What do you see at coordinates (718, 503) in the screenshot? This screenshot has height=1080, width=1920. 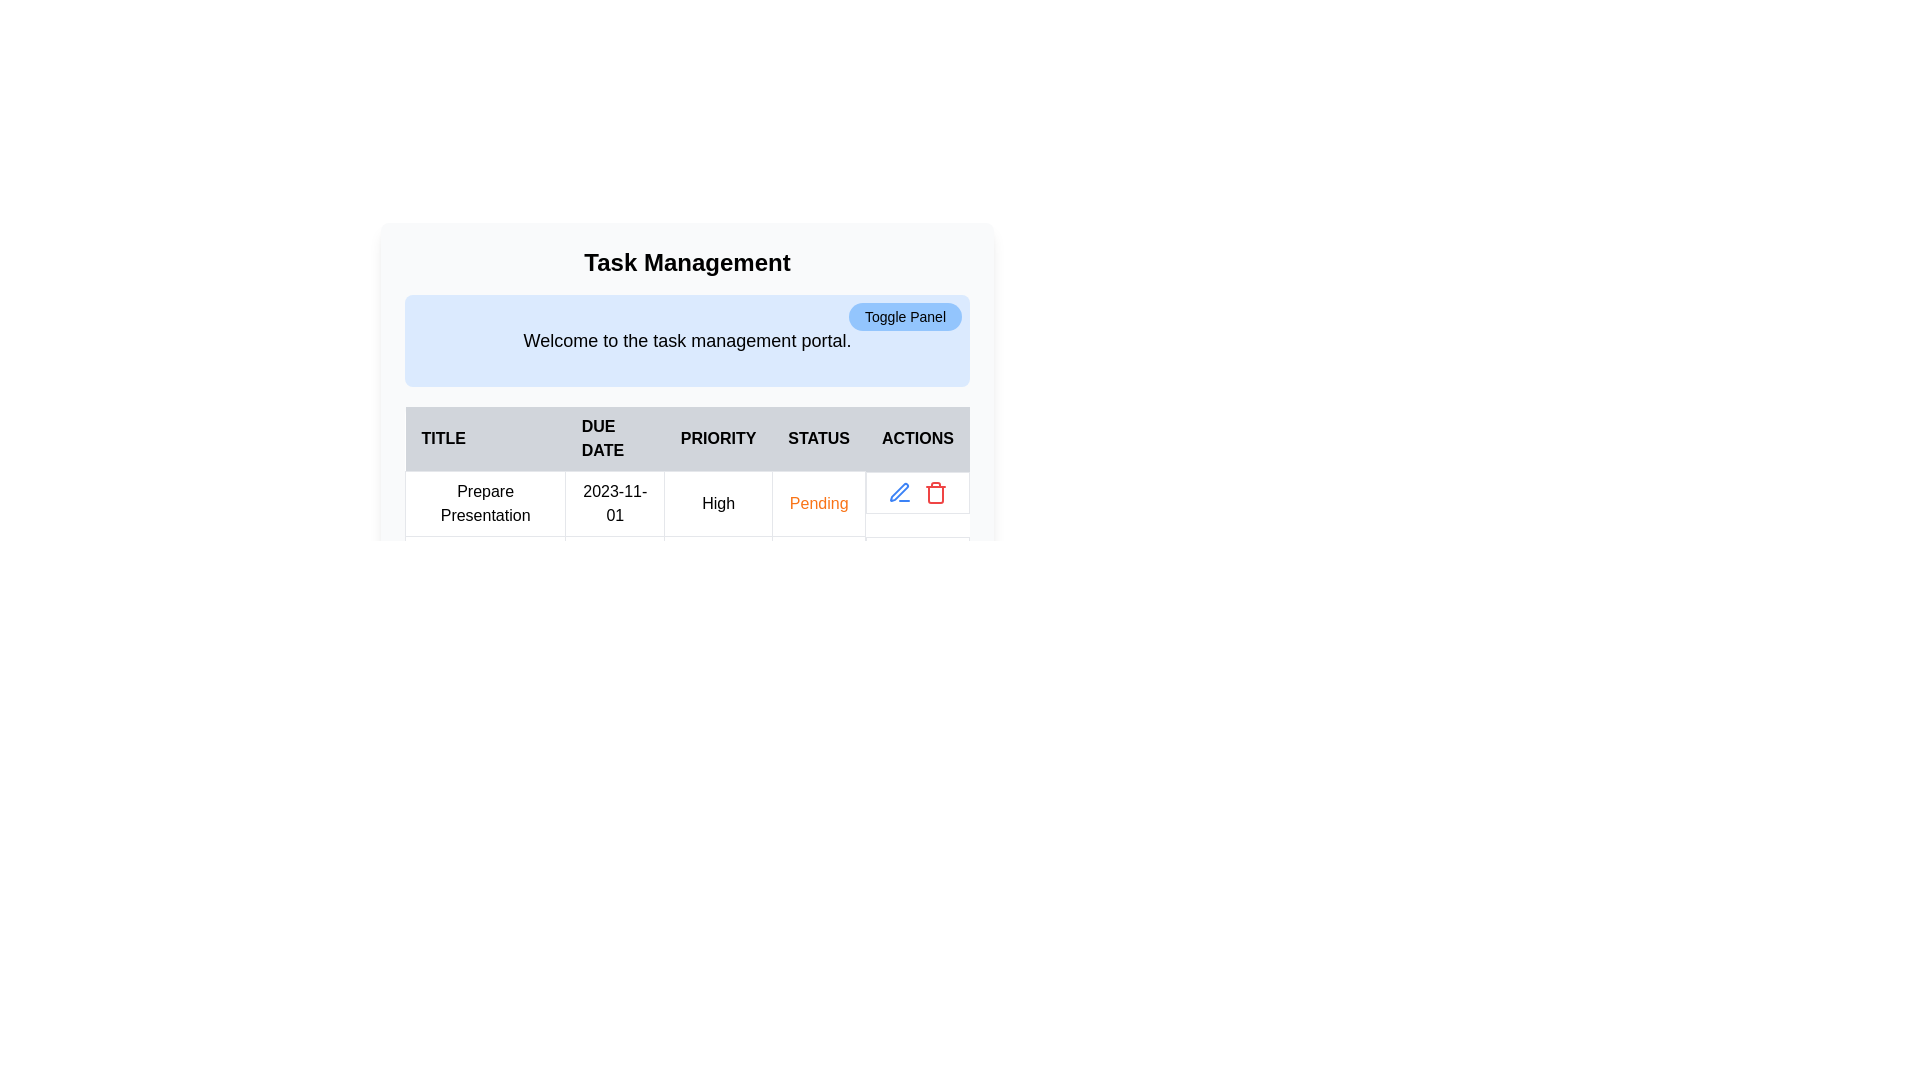 I see `the text label reading 'High' in black font, which is centrally aligned within the PRIORITY column of the task table interface` at bounding box center [718, 503].